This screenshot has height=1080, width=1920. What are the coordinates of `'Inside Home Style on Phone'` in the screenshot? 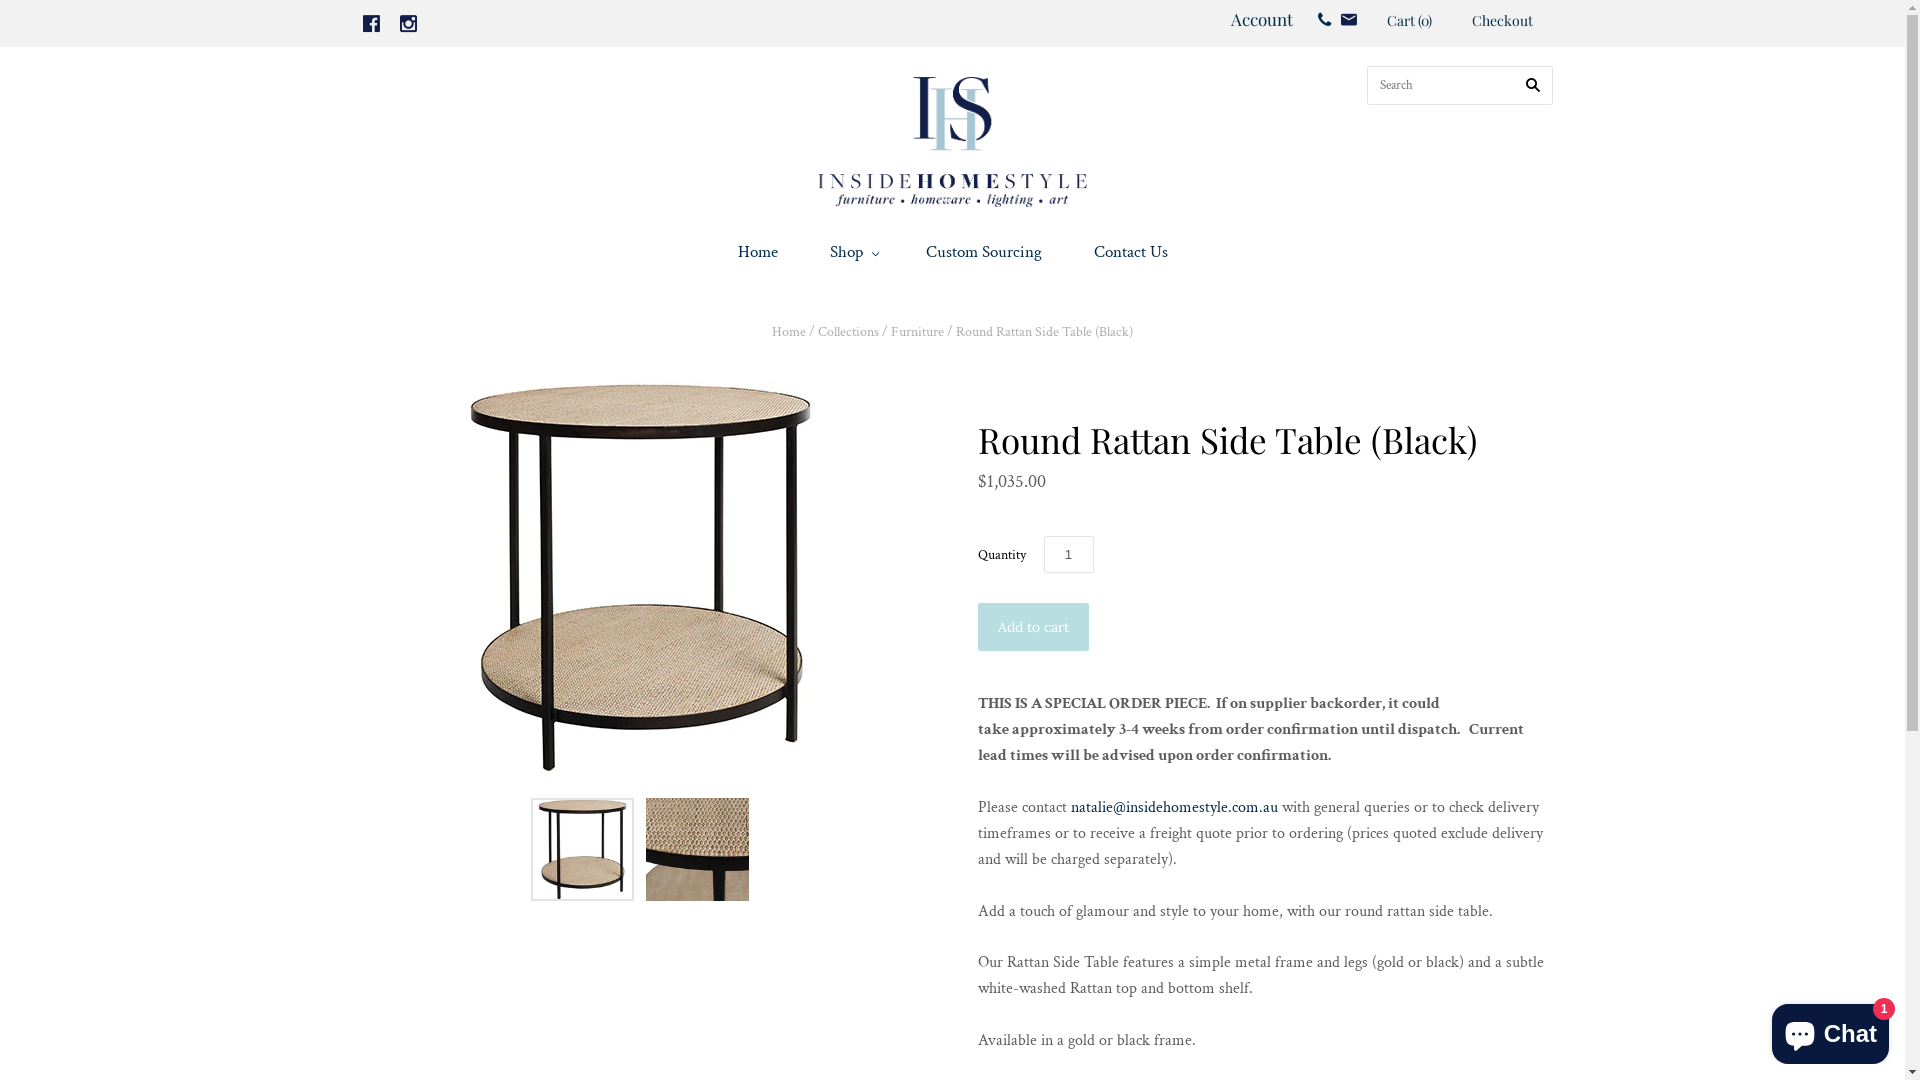 It's located at (1324, 19).